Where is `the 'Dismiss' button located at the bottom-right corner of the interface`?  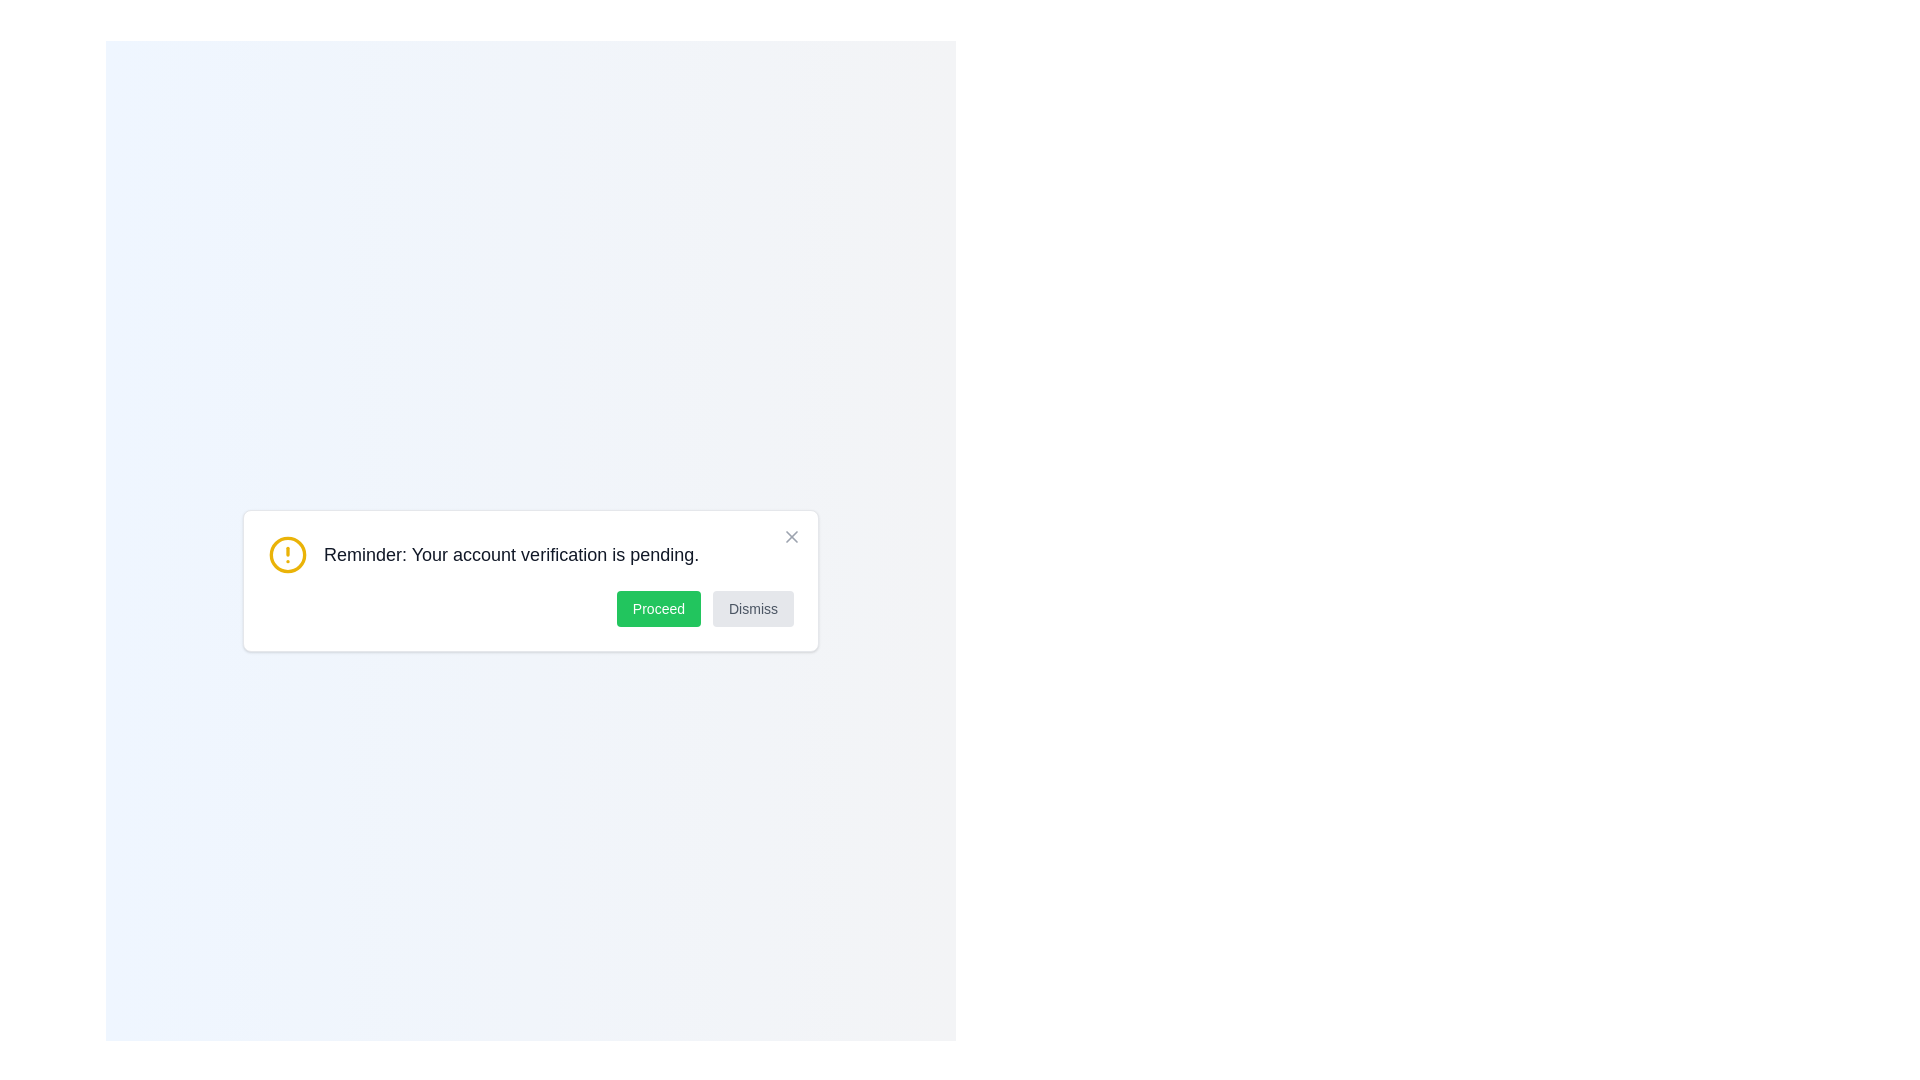 the 'Dismiss' button located at the bottom-right corner of the interface is located at coordinates (752, 608).